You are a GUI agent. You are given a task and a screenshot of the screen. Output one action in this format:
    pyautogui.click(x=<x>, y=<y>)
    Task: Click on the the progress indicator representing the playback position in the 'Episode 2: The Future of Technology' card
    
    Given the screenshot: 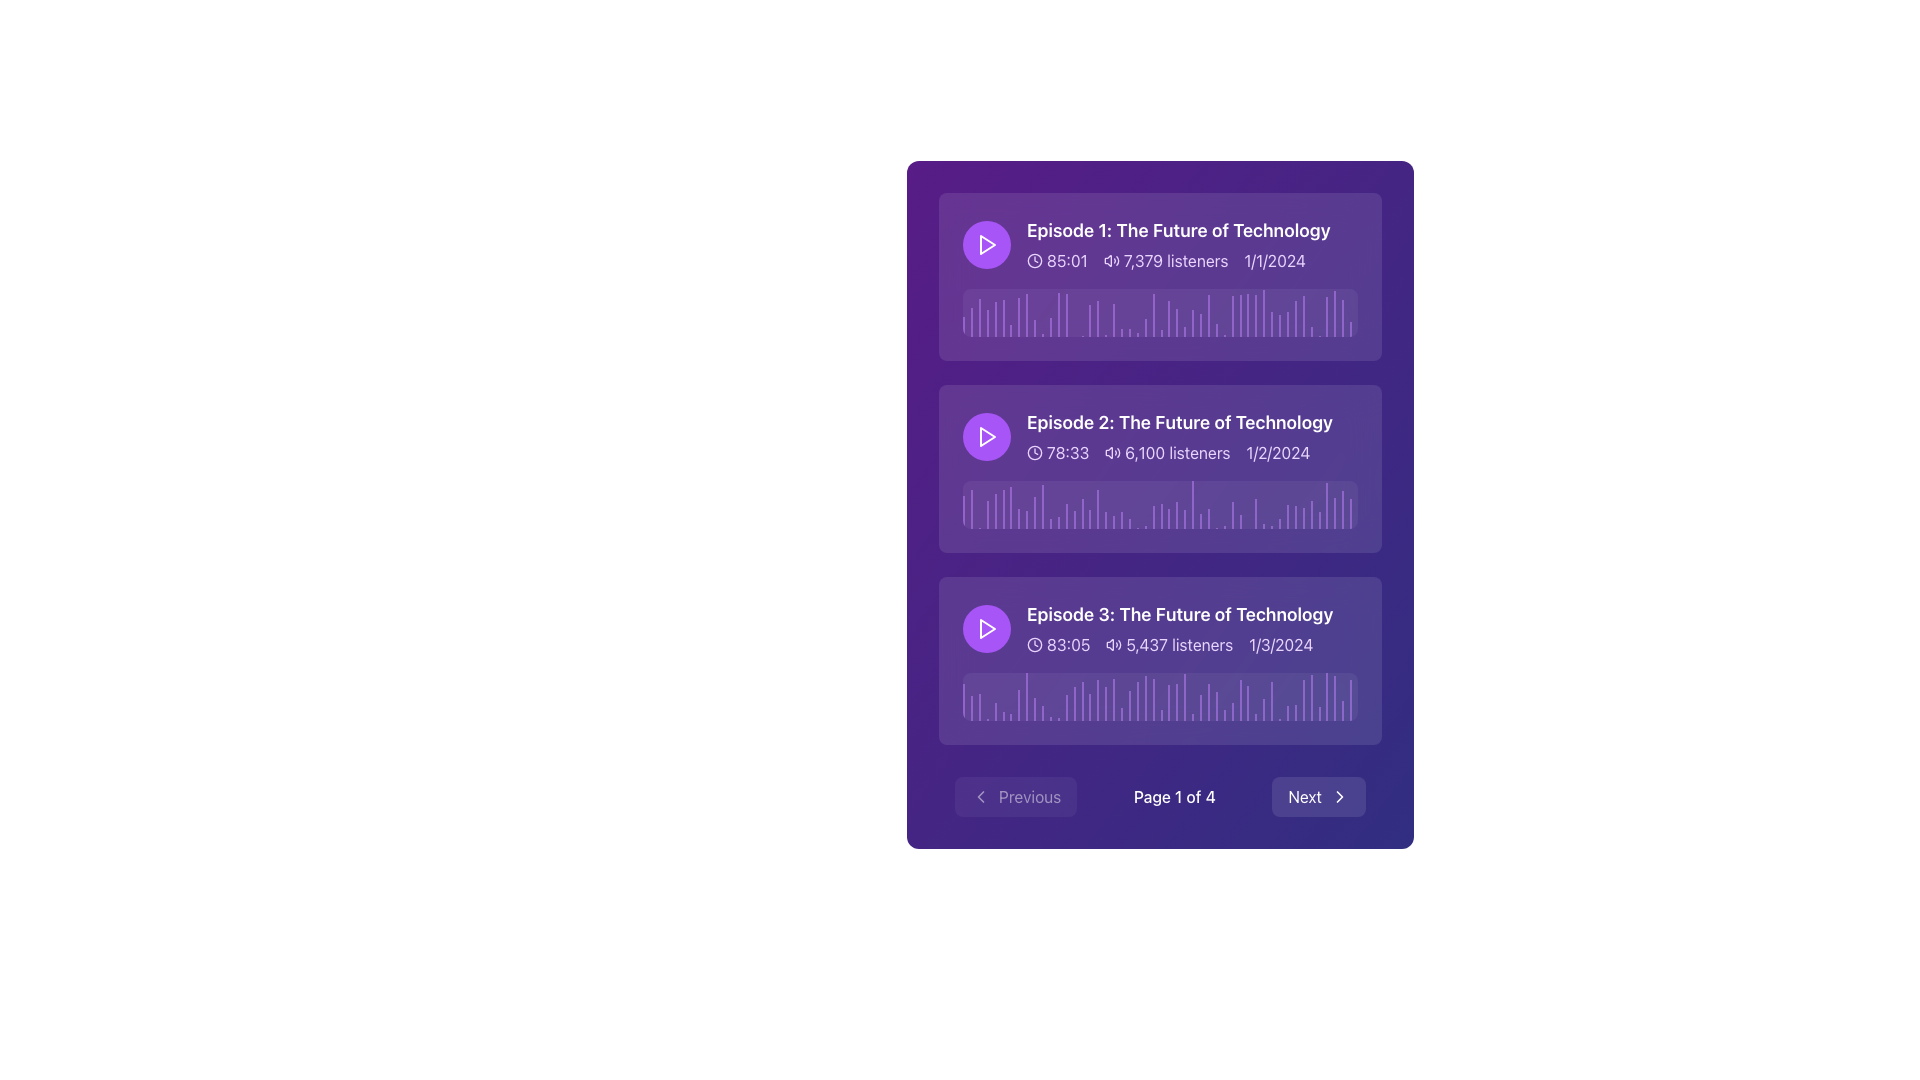 What is the action you would take?
    pyautogui.click(x=1351, y=513)
    